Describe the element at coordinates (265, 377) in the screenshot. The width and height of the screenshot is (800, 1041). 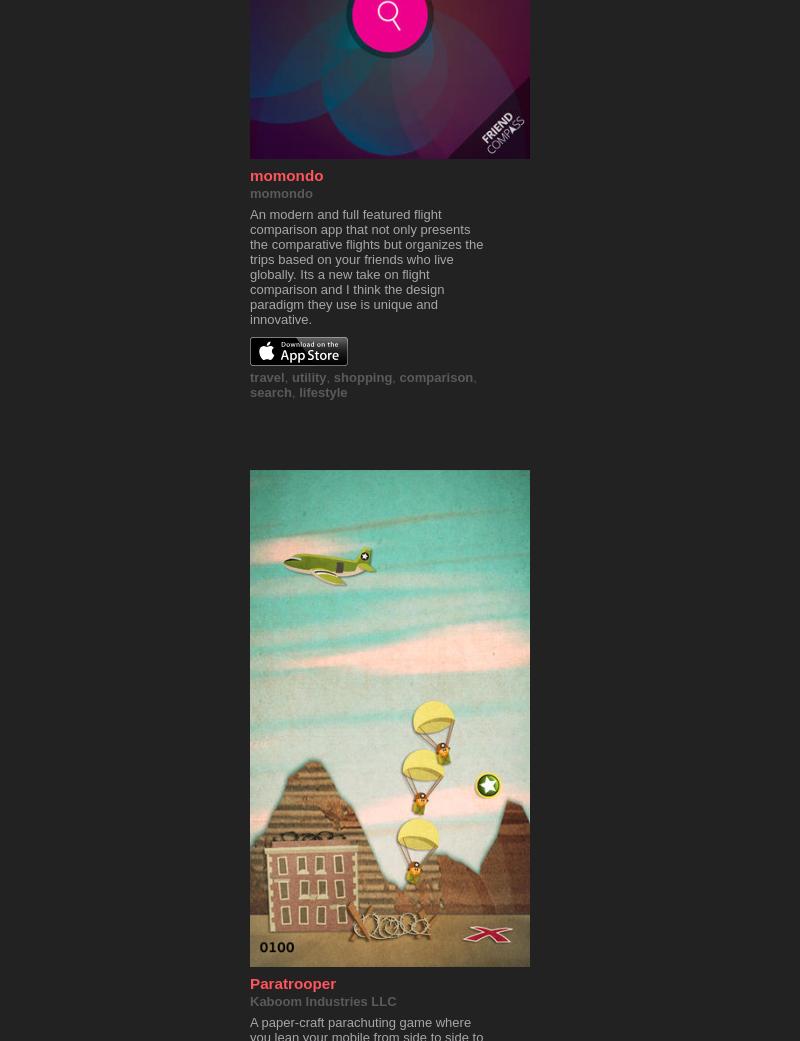
I see `'travel'` at that location.